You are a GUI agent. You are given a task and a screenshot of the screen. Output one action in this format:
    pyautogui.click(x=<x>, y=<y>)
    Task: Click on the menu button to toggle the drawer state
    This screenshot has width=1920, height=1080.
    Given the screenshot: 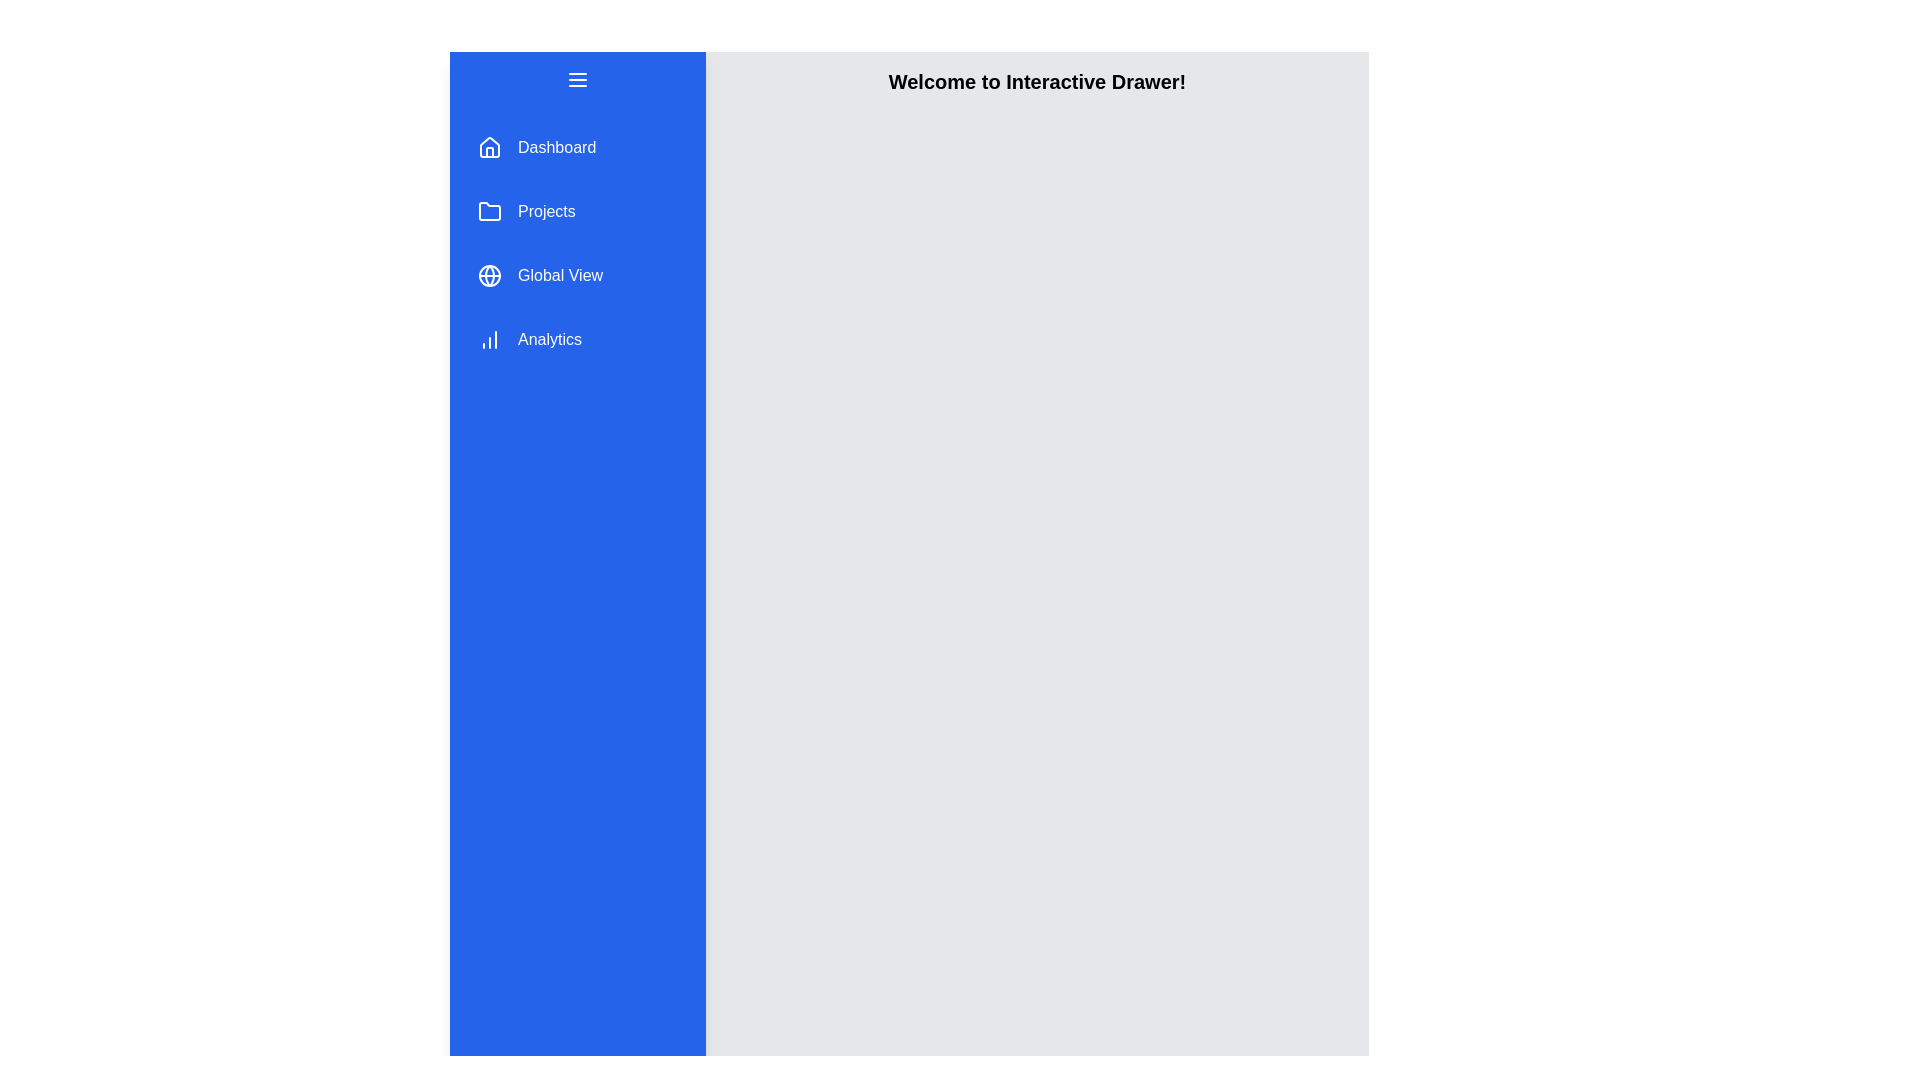 What is the action you would take?
    pyautogui.click(x=576, y=79)
    